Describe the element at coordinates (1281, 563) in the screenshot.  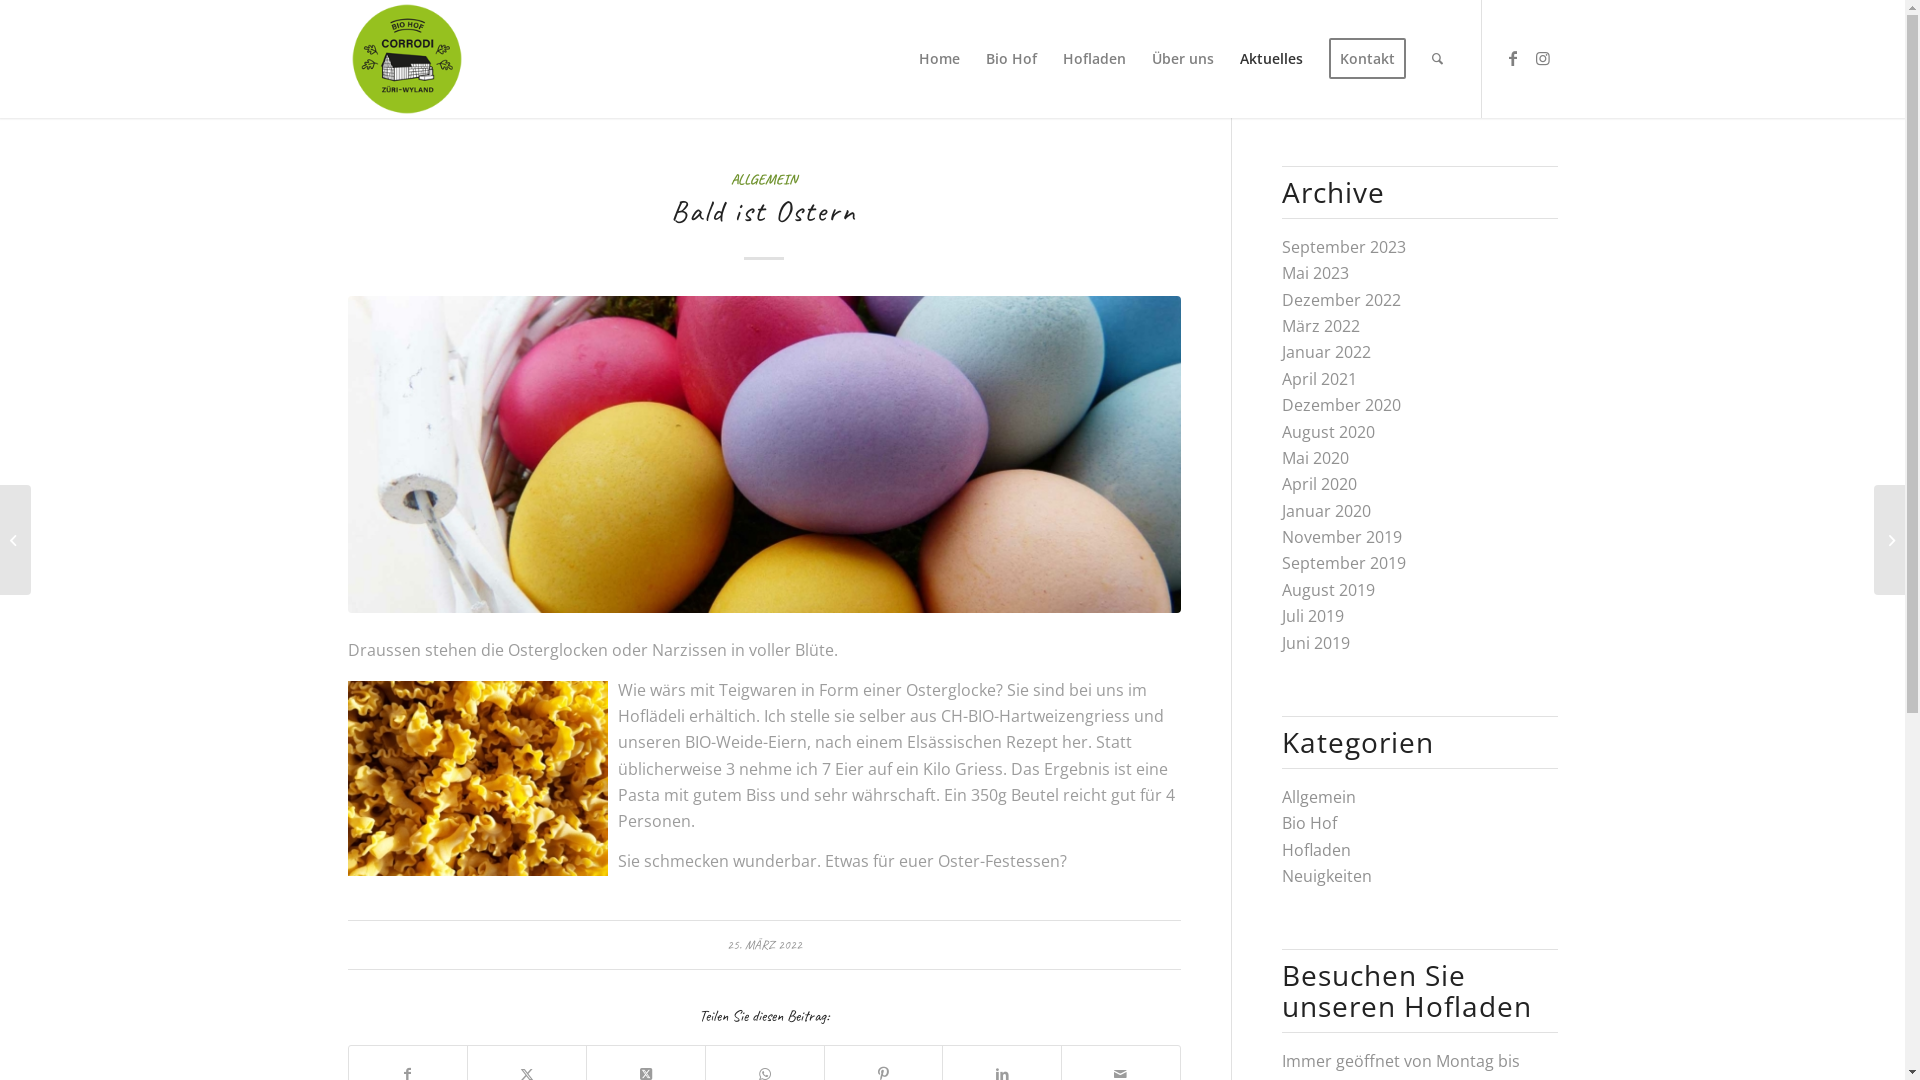
I see `'September 2019'` at that location.